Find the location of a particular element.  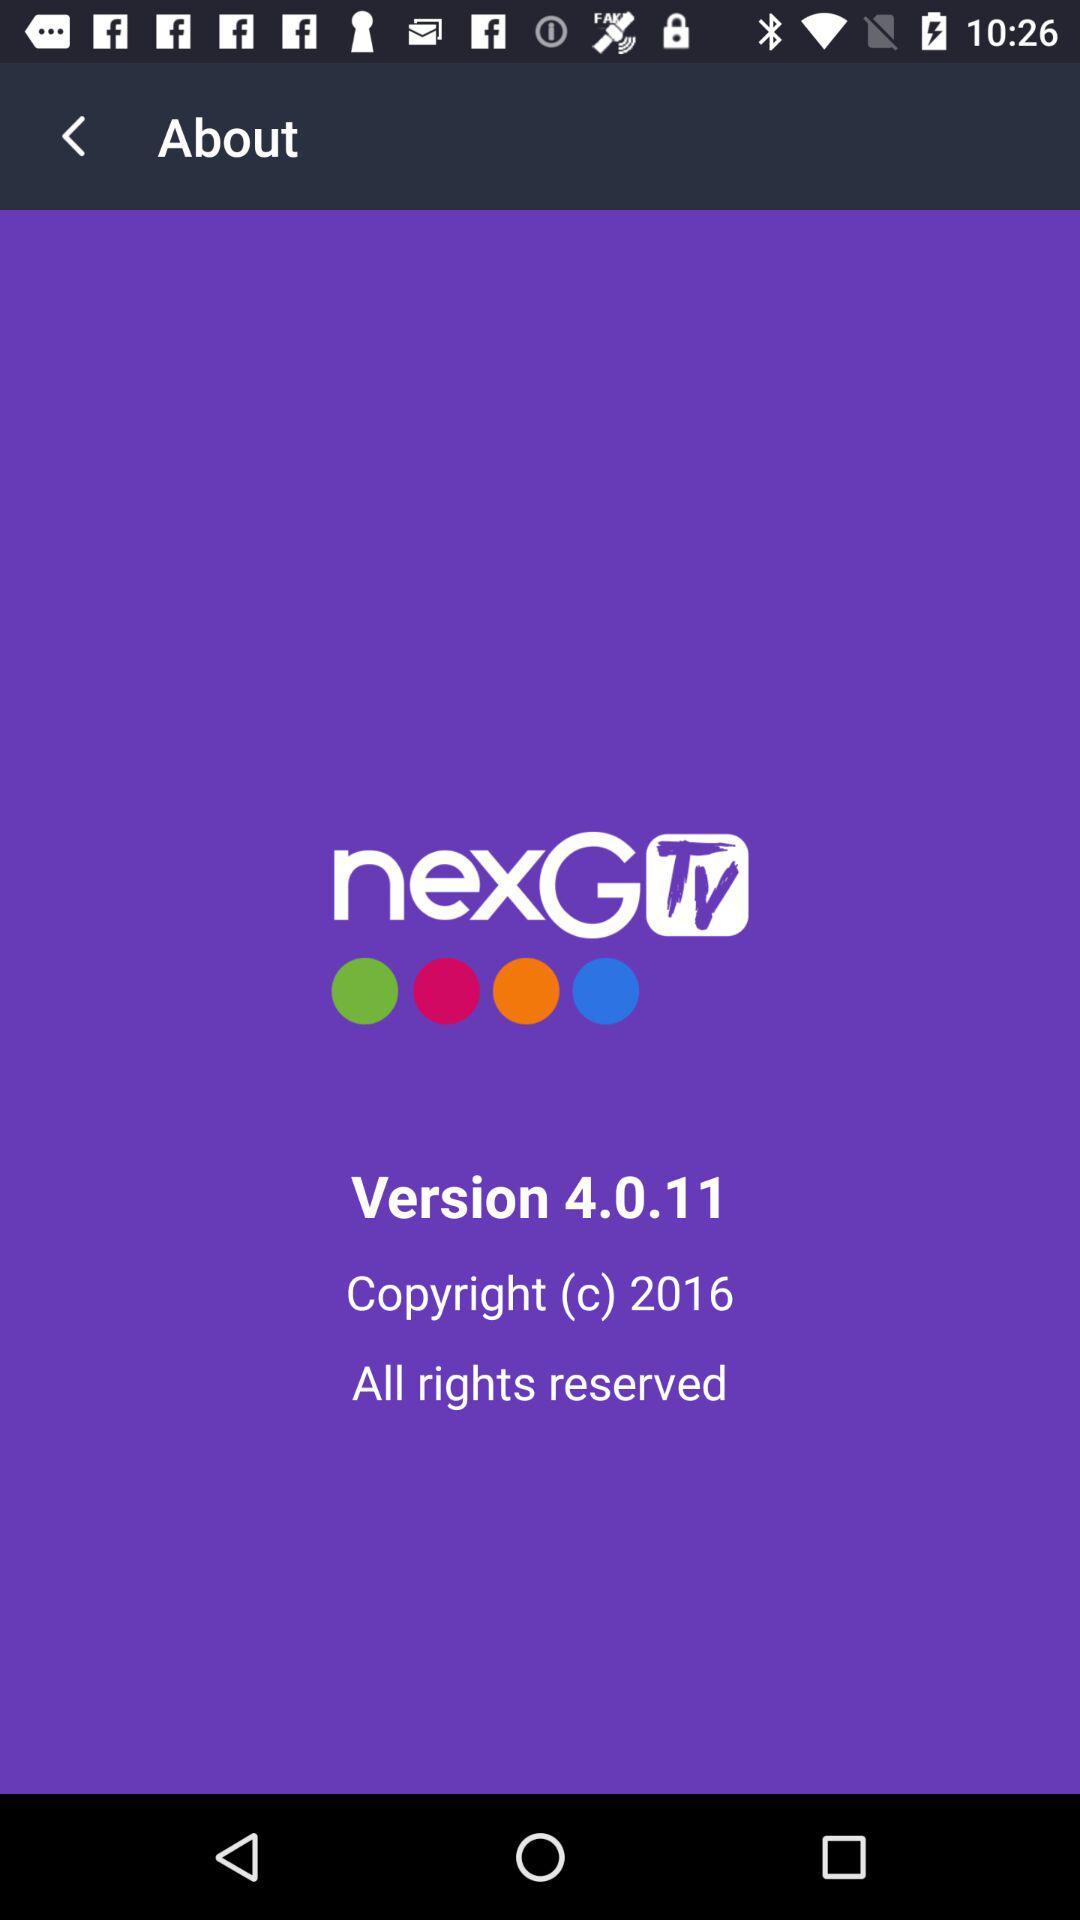

go back is located at coordinates (72, 135).